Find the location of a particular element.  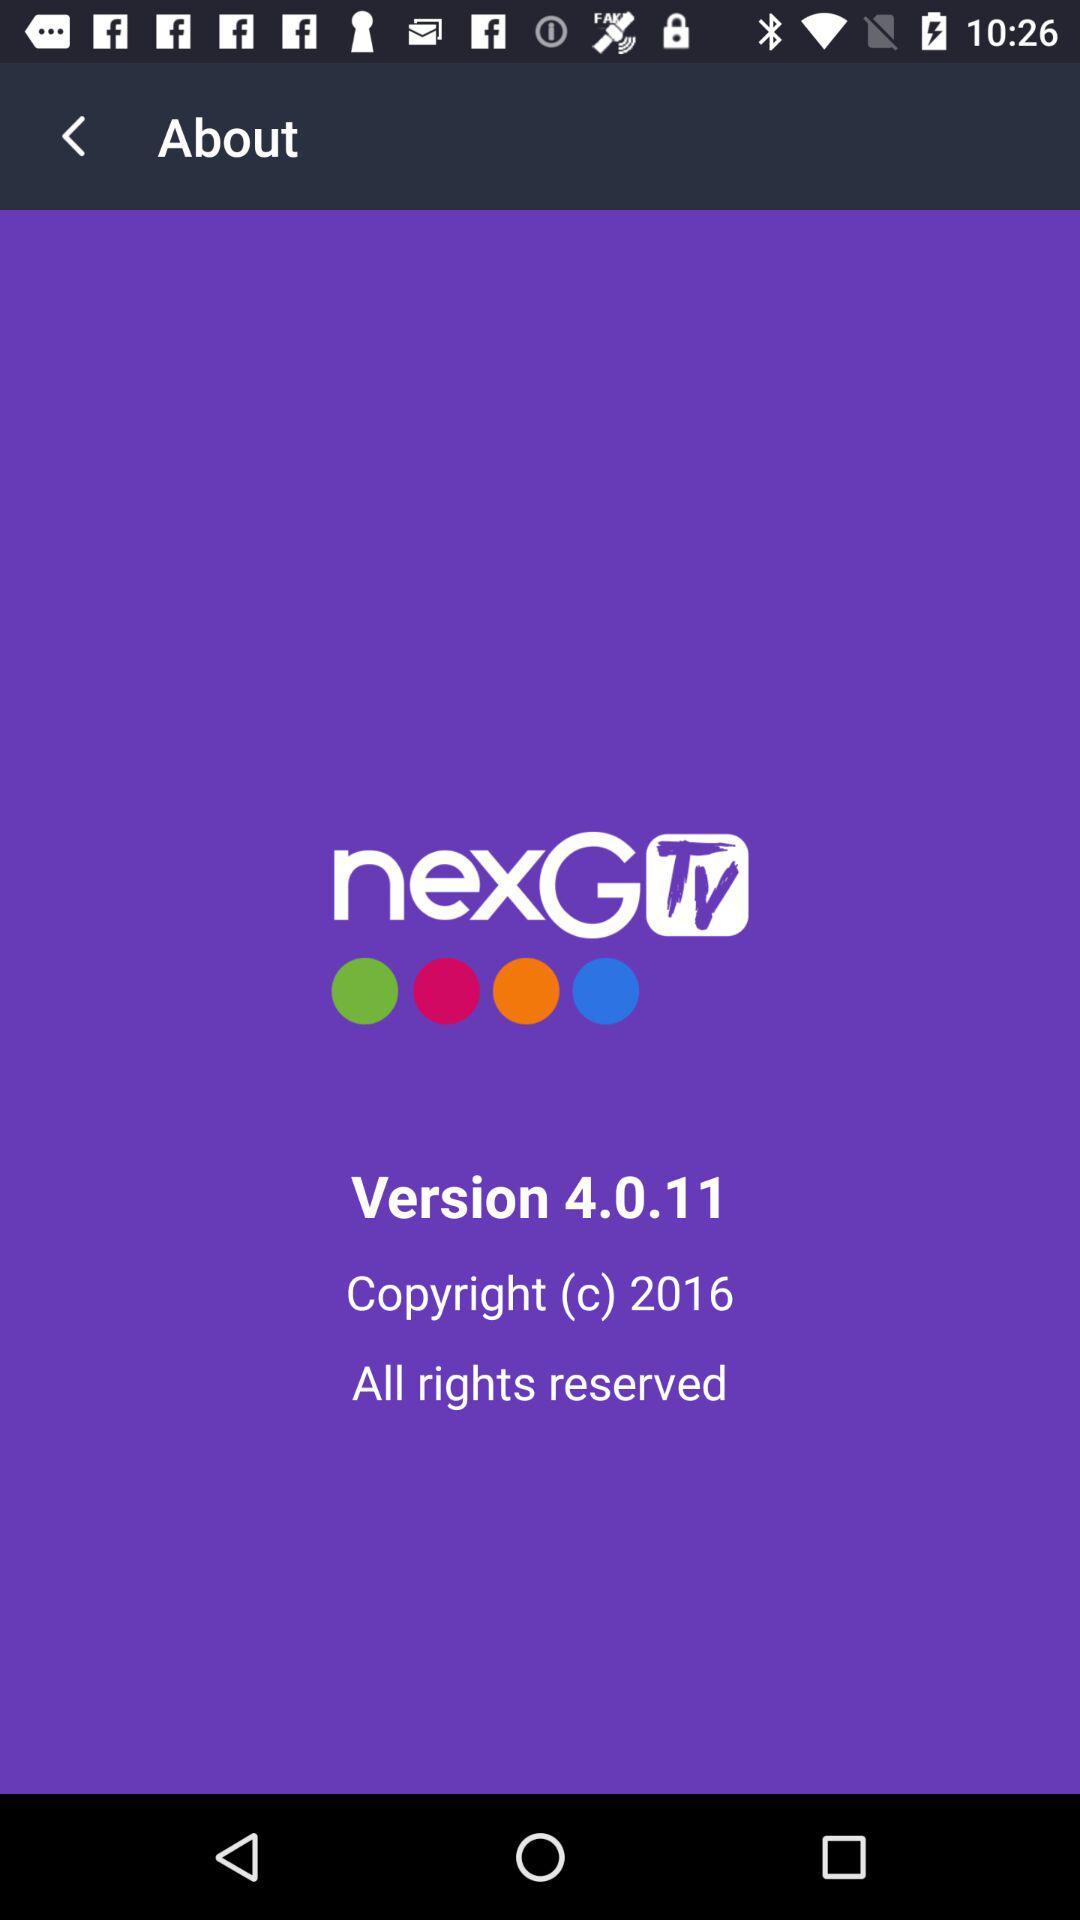

go back is located at coordinates (72, 135).